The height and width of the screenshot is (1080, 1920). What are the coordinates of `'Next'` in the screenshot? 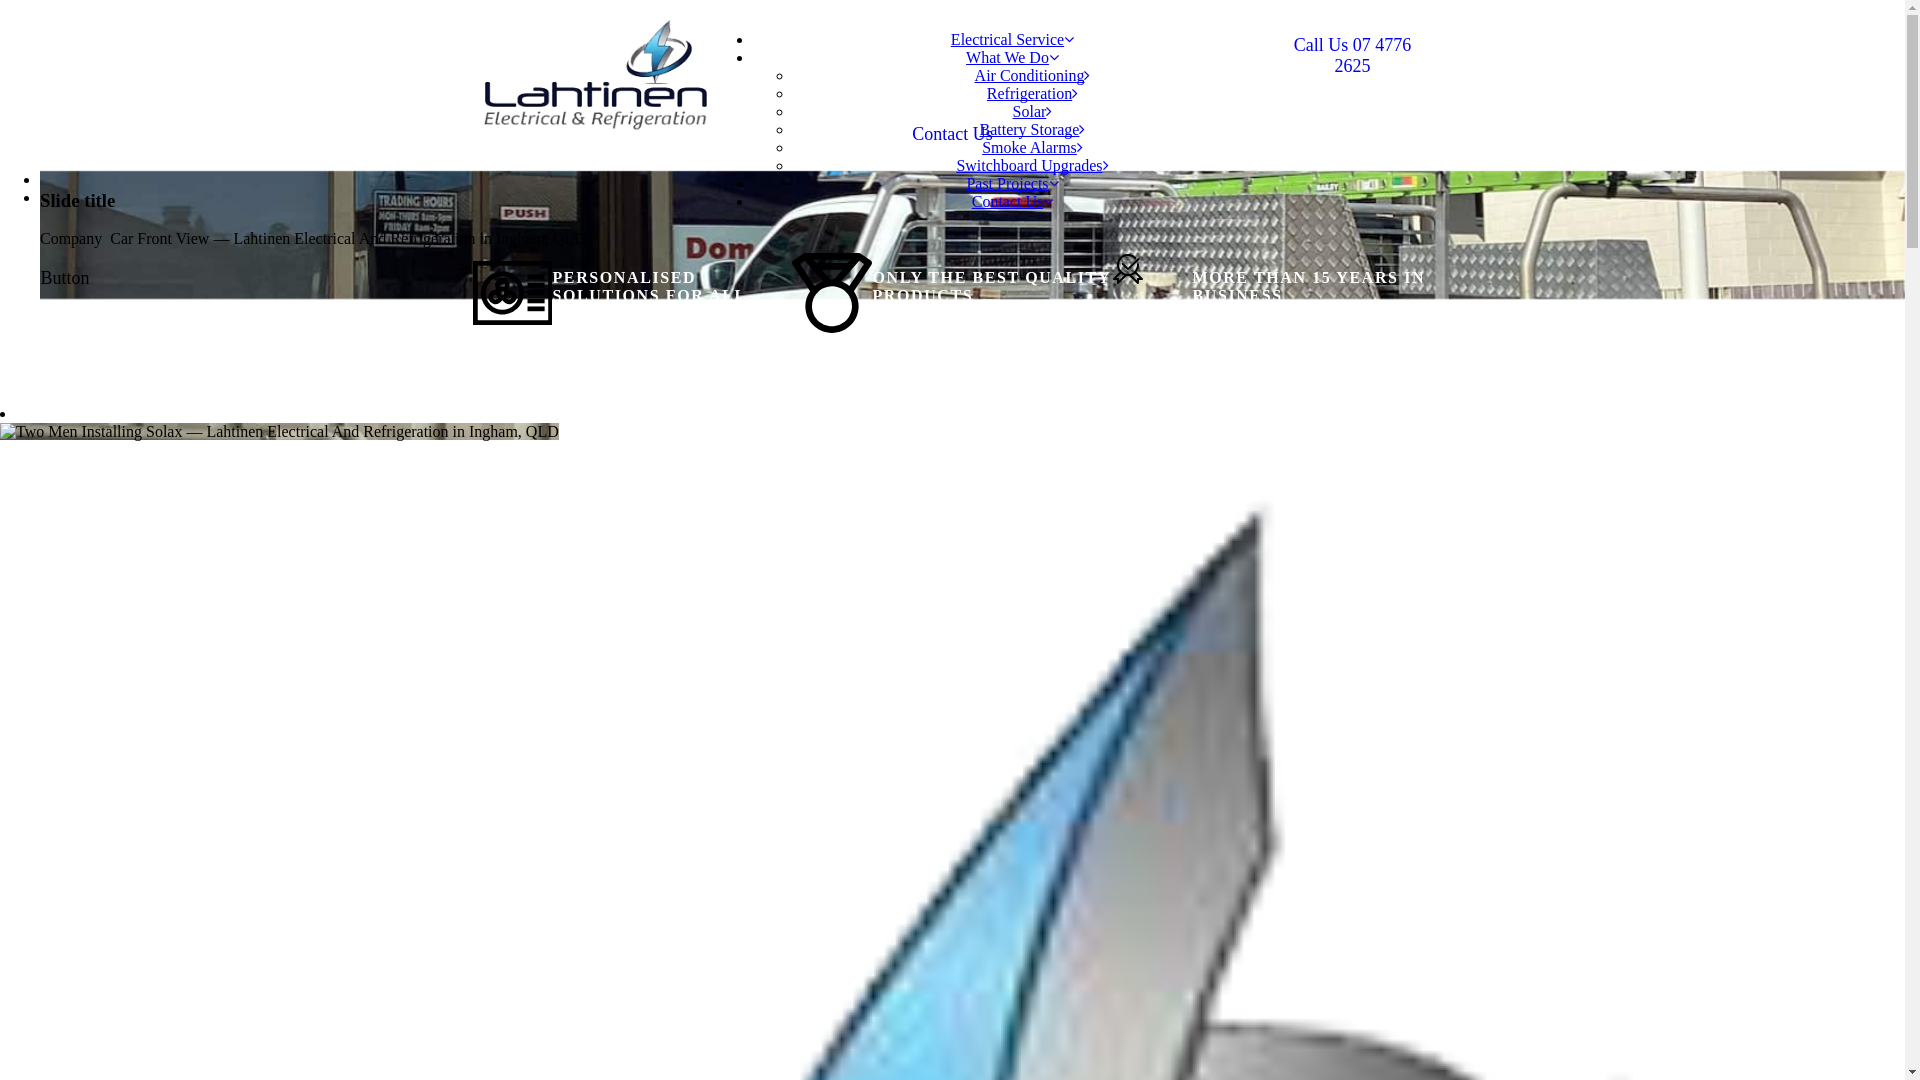 It's located at (55, 197).